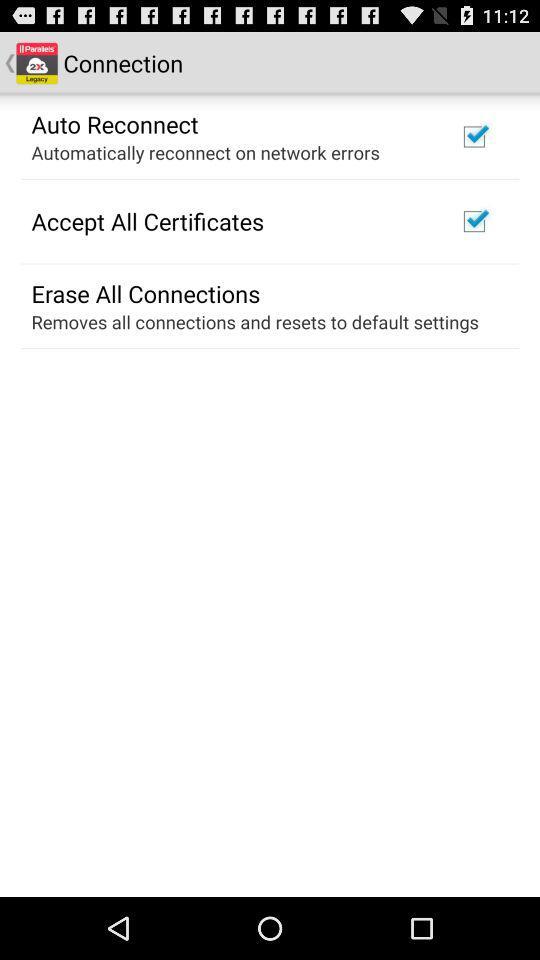 The width and height of the screenshot is (540, 960). I want to click on the item below the automatically reconnect on icon, so click(146, 221).